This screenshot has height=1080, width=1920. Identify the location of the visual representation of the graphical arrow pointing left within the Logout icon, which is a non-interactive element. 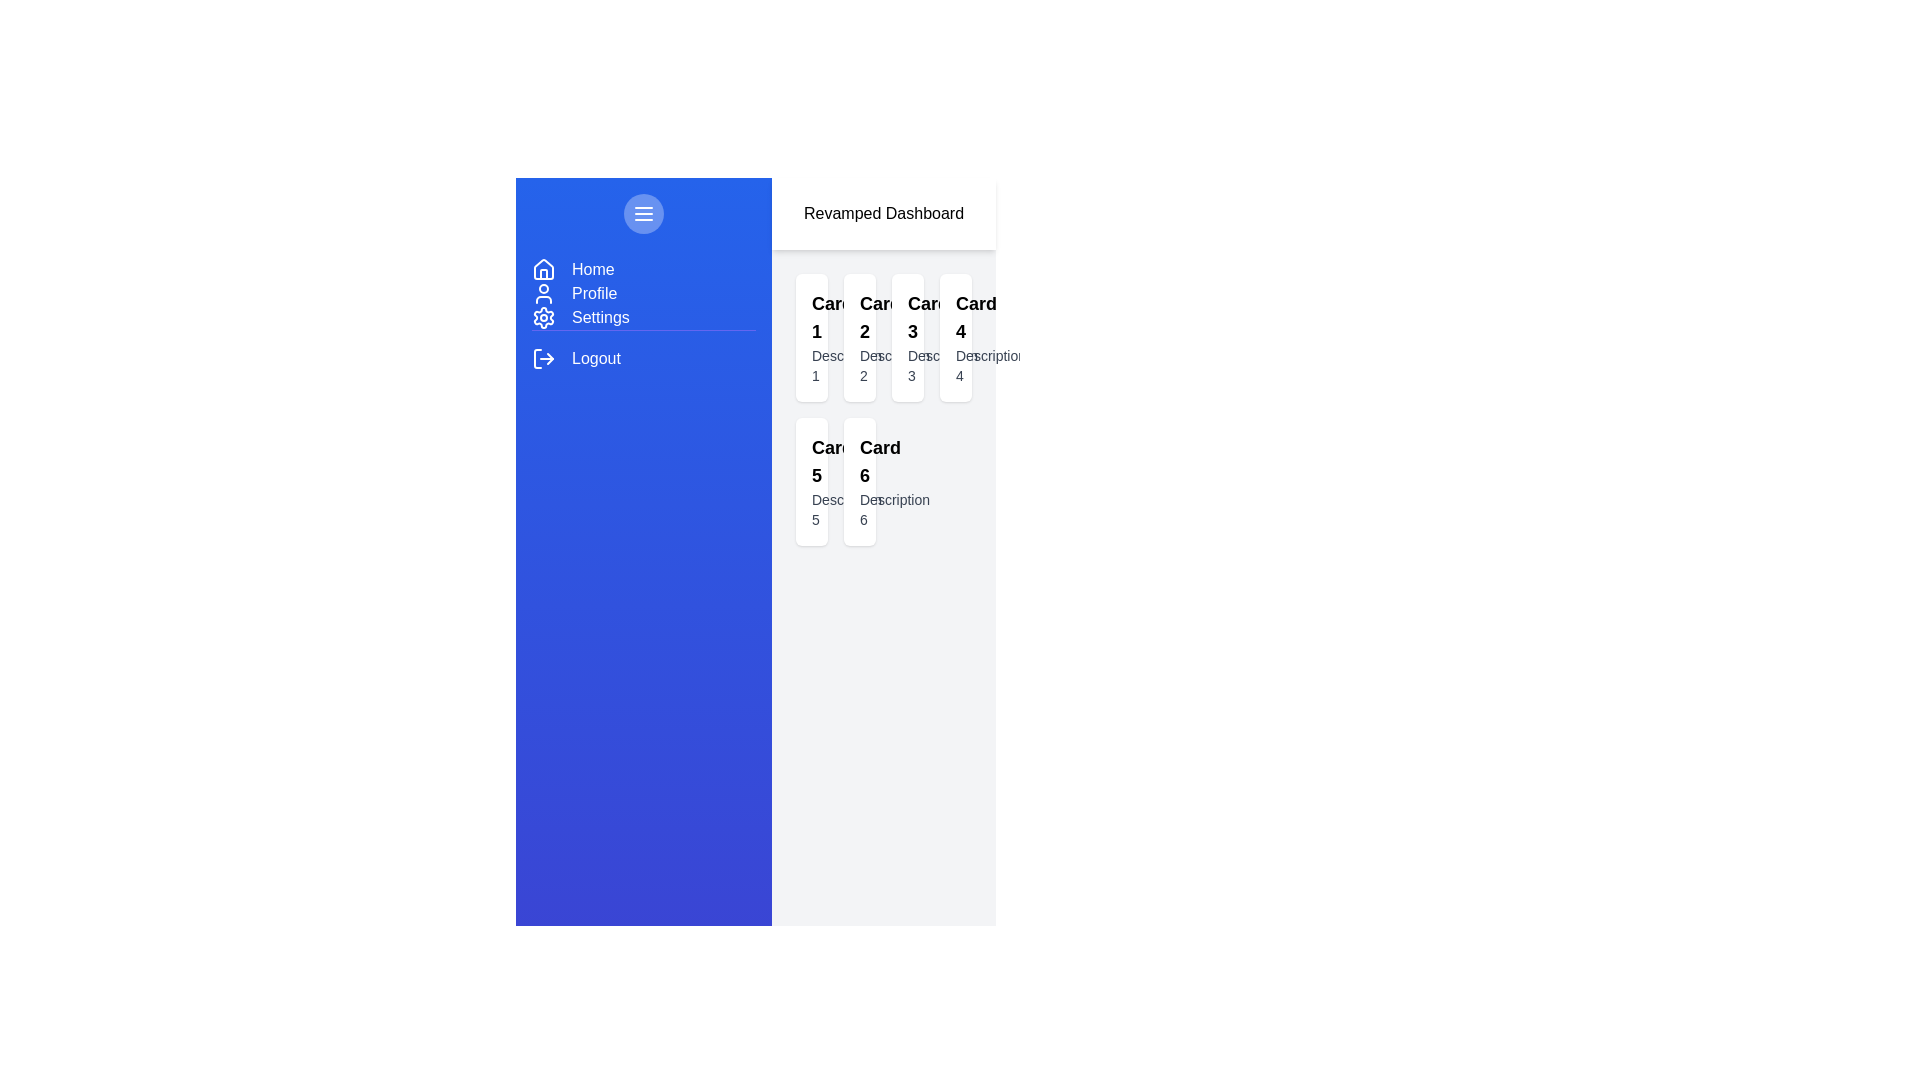
(550, 357).